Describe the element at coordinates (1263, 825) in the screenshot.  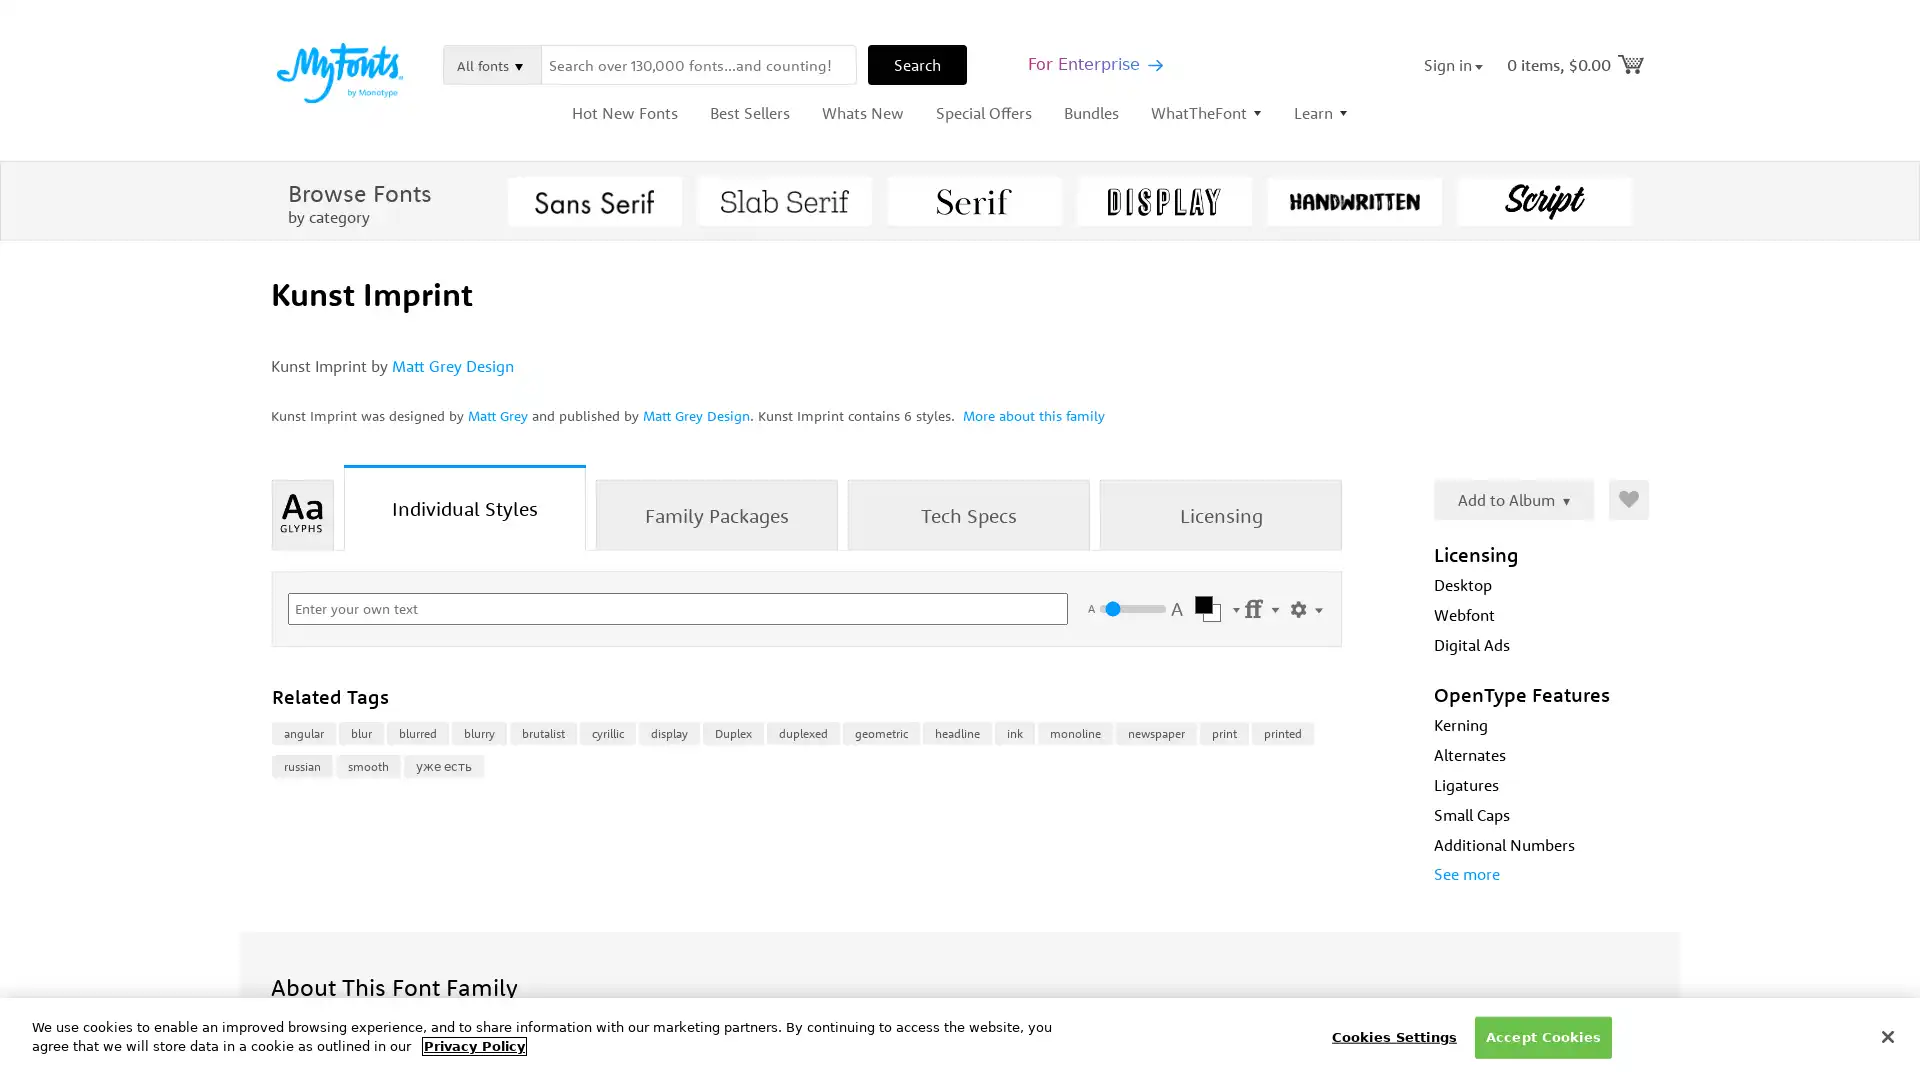
I see `Buying Choices` at that location.